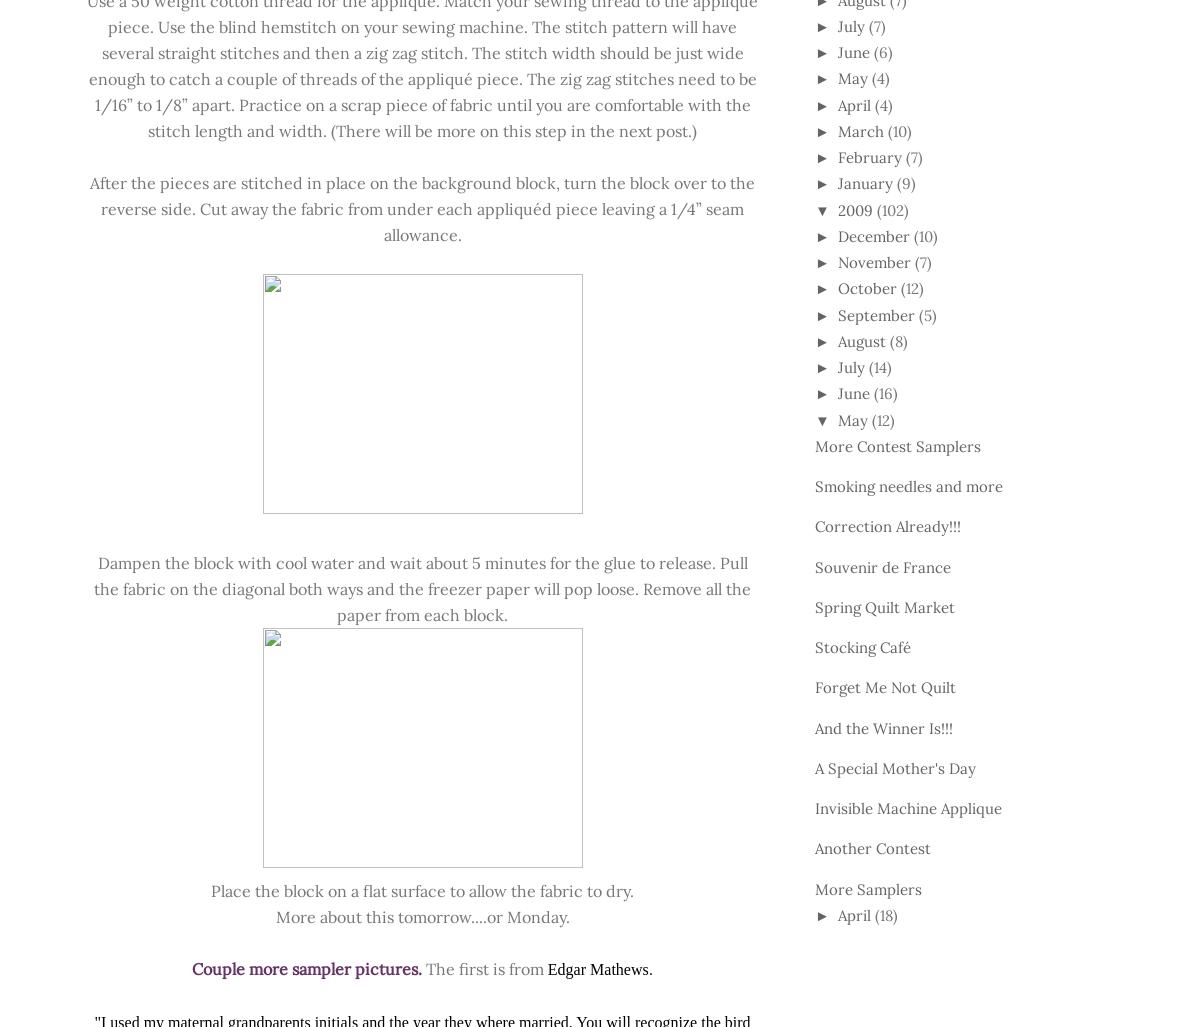 Image resolution: width=1200 pixels, height=1027 pixels. I want to click on 'March', so click(836, 130).